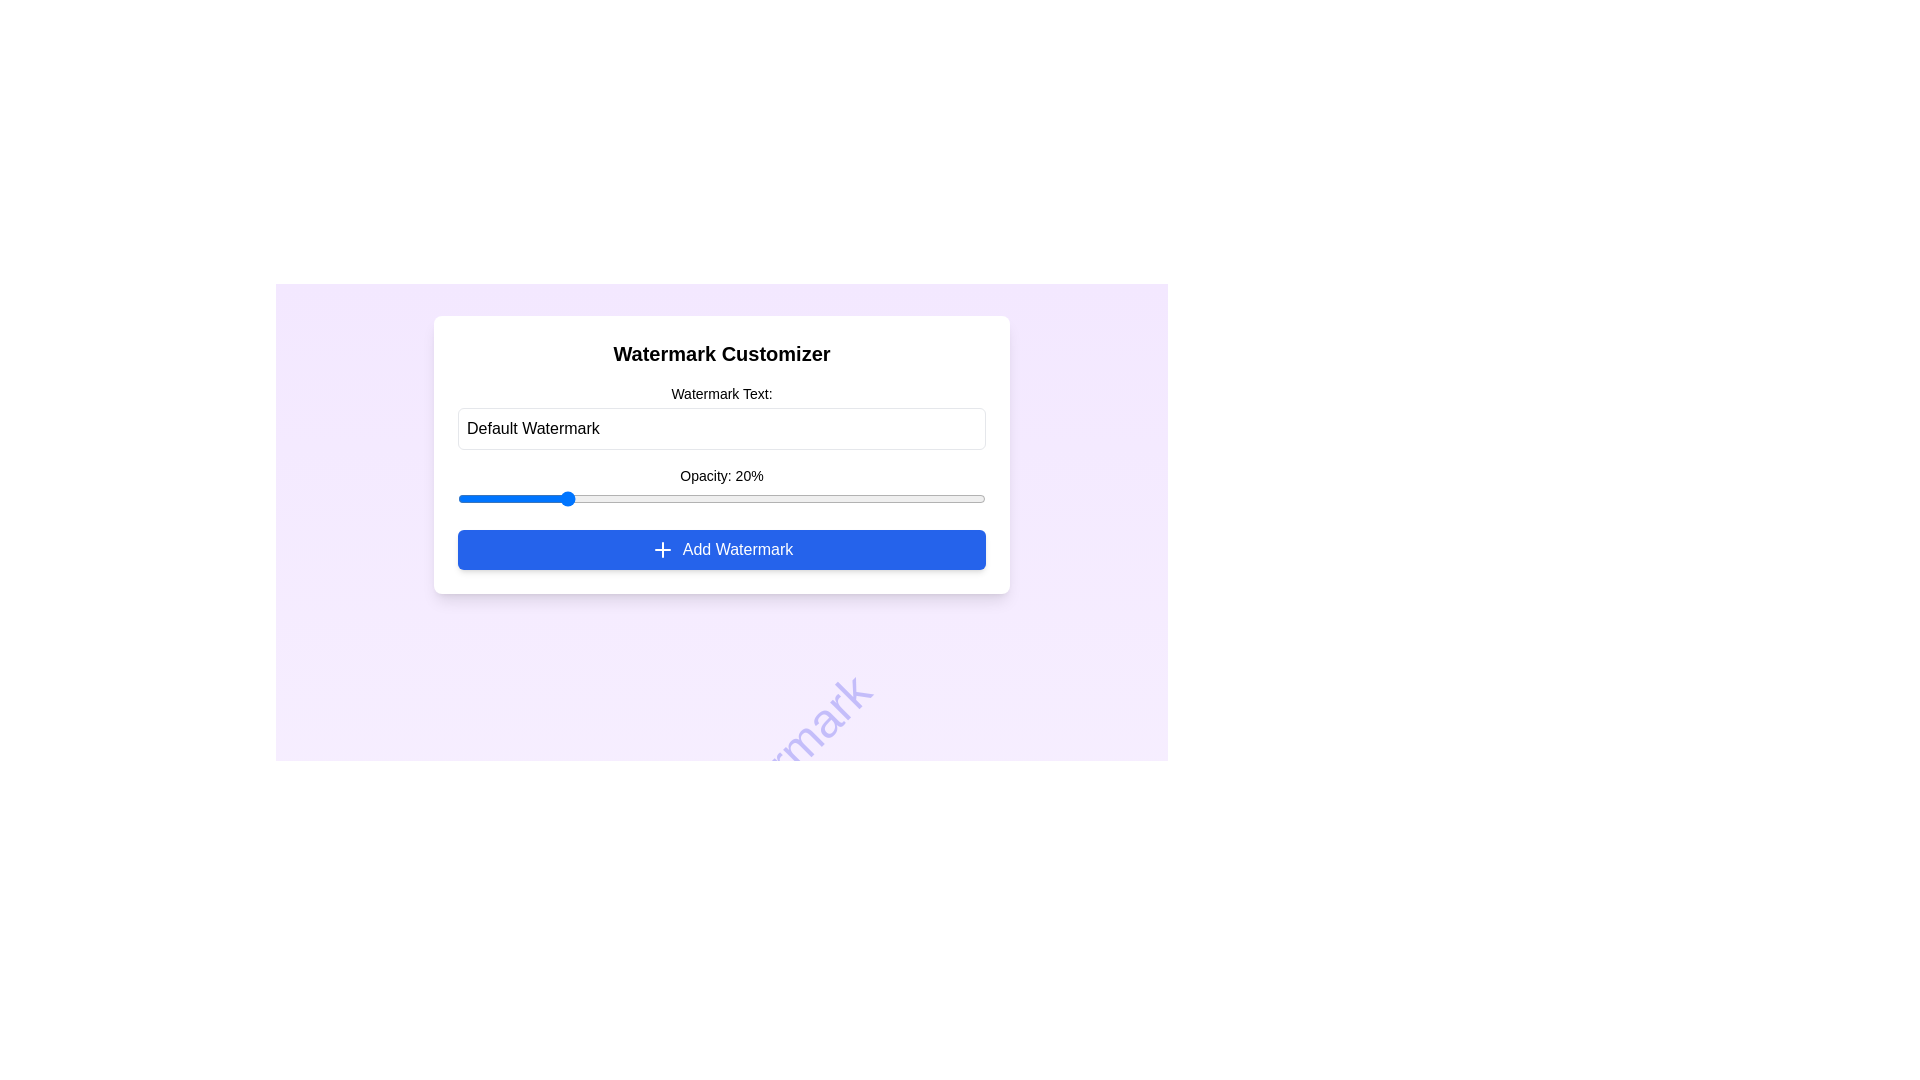  What do you see at coordinates (720, 497) in the screenshot?
I see `the range slider that adjusts the opacity value of the watermark, located beneath the 'Opacity: 20%' label` at bounding box center [720, 497].